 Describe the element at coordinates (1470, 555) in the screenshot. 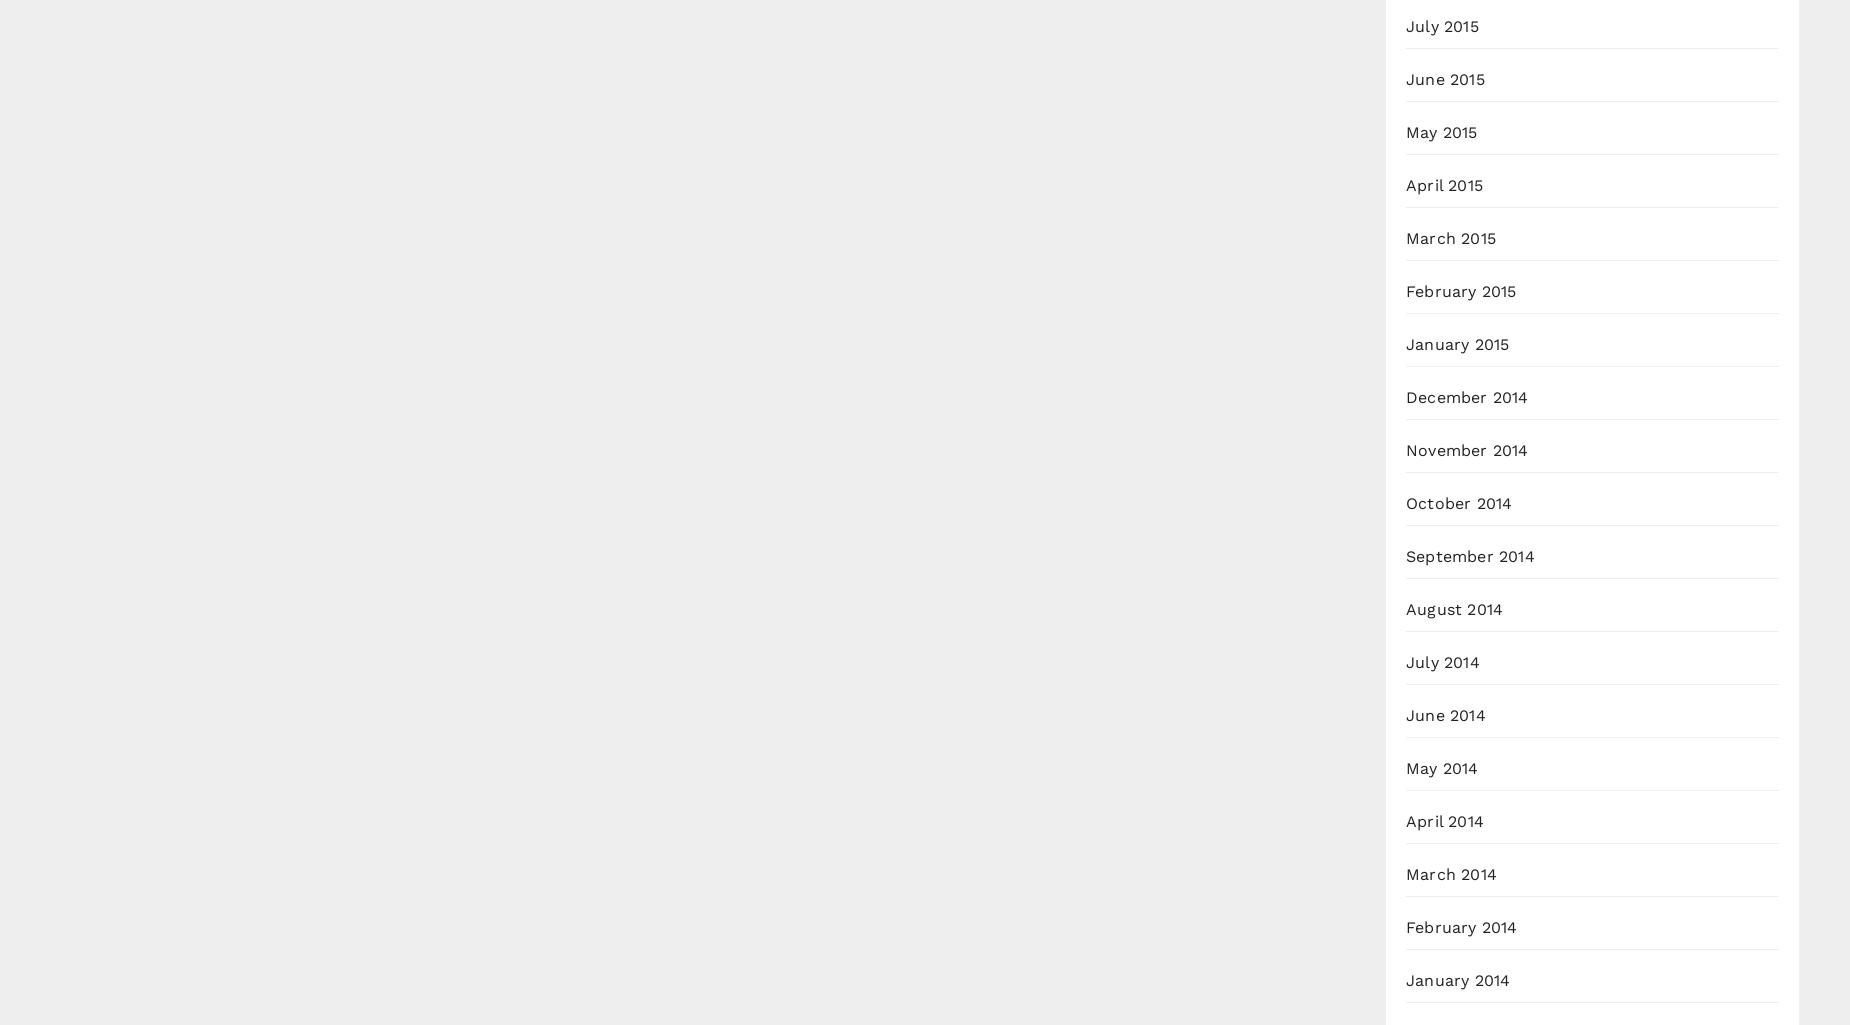

I see `'September 2014'` at that location.